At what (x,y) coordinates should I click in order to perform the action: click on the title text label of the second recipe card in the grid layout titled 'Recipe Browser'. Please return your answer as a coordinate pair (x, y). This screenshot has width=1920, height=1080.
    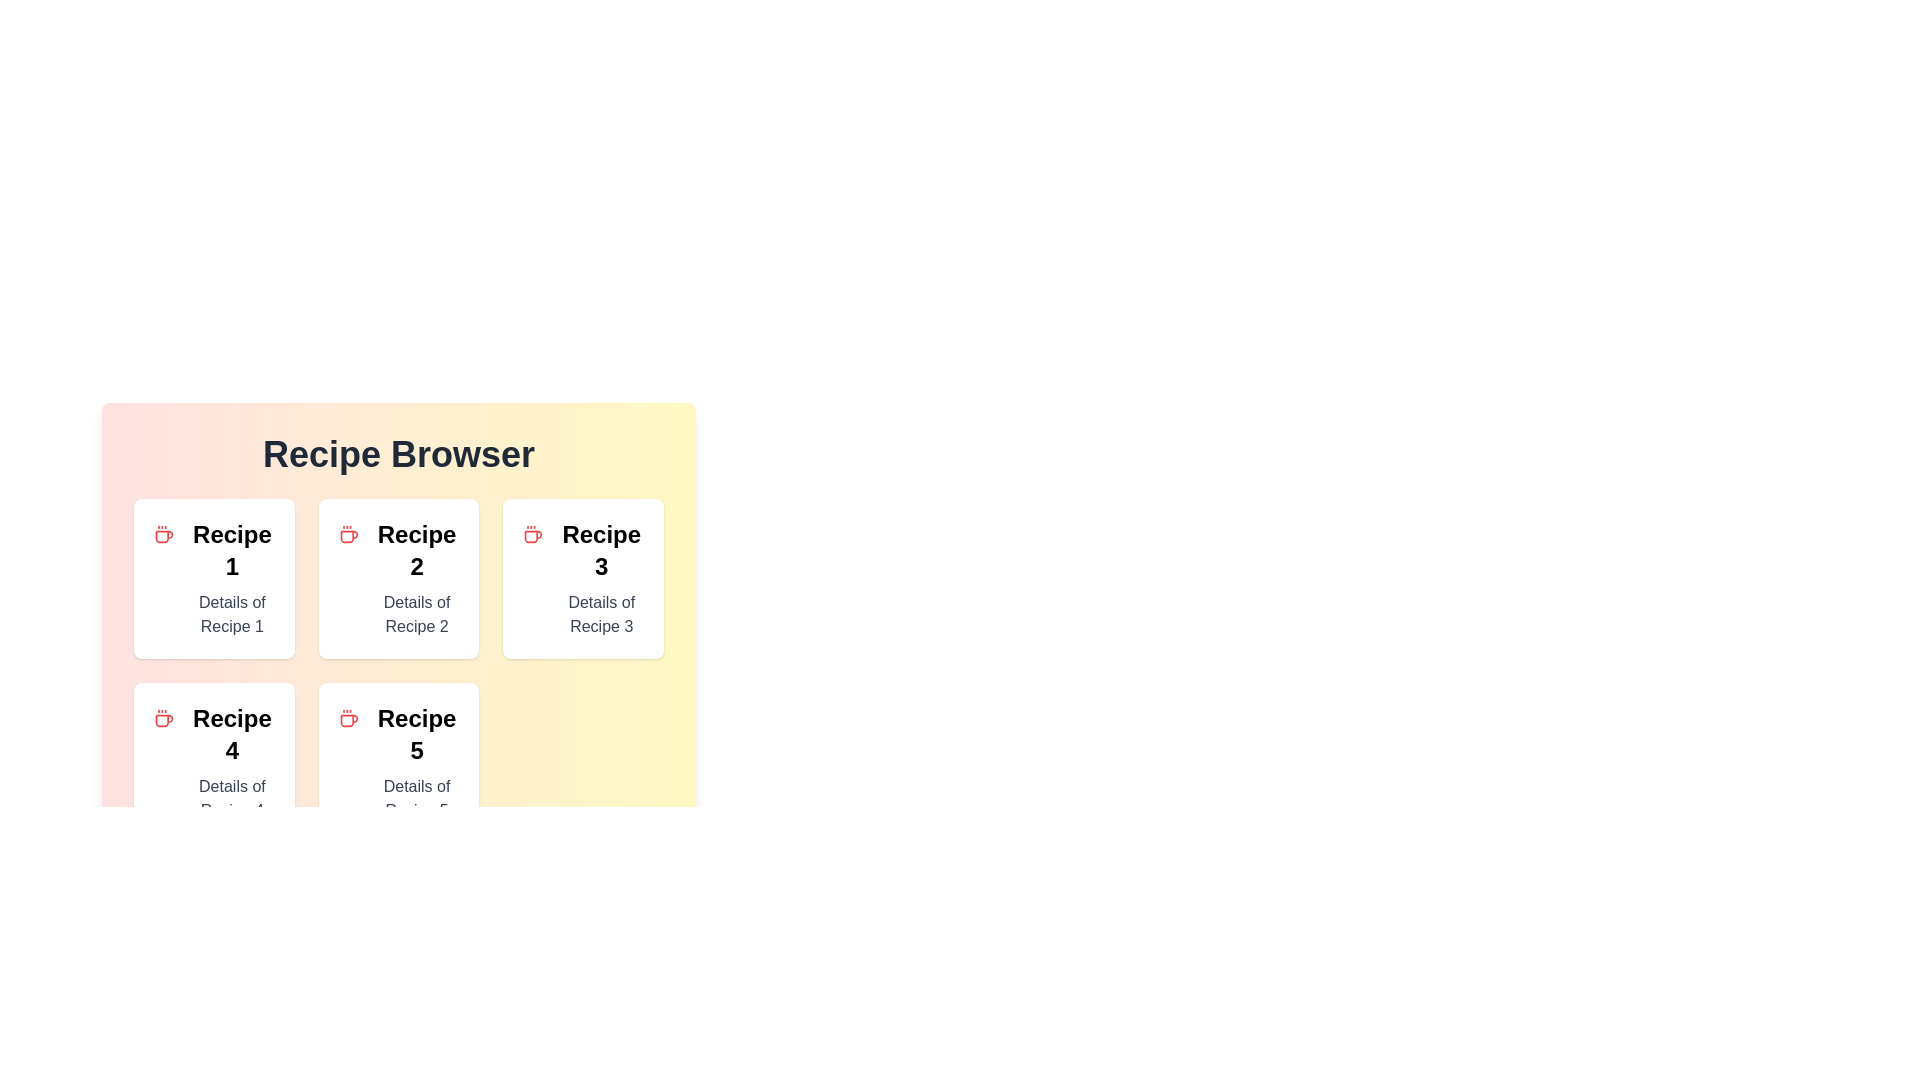
    Looking at the image, I should click on (416, 551).